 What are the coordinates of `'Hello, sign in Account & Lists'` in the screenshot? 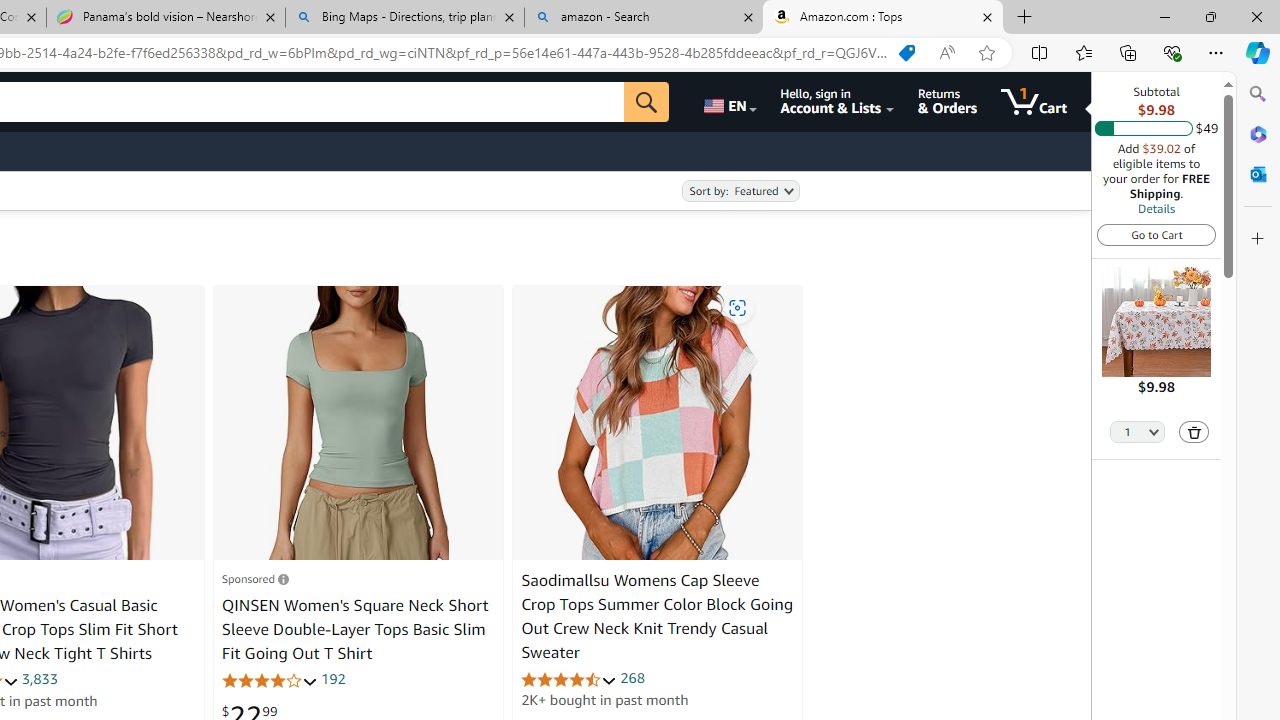 It's located at (837, 101).